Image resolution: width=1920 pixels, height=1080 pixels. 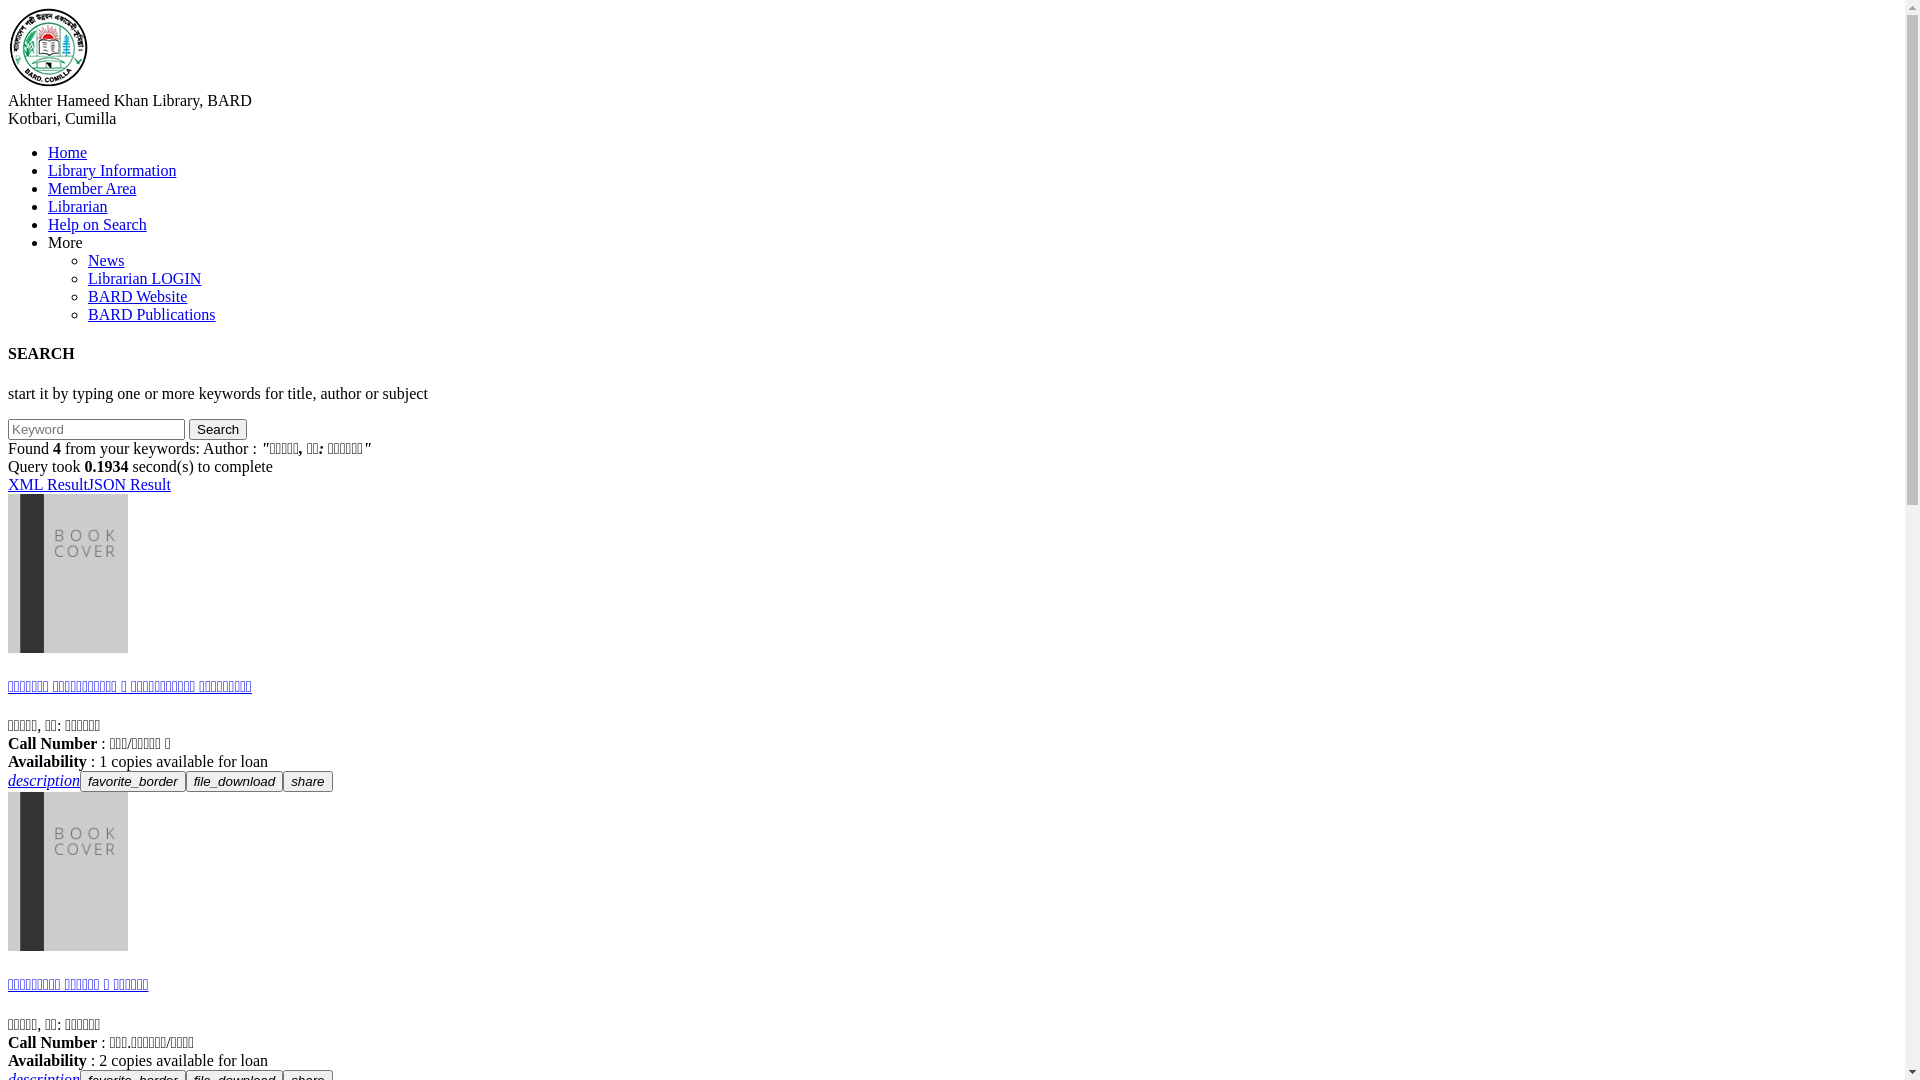 What do you see at coordinates (186, 780) in the screenshot?
I see `'file_download'` at bounding box center [186, 780].